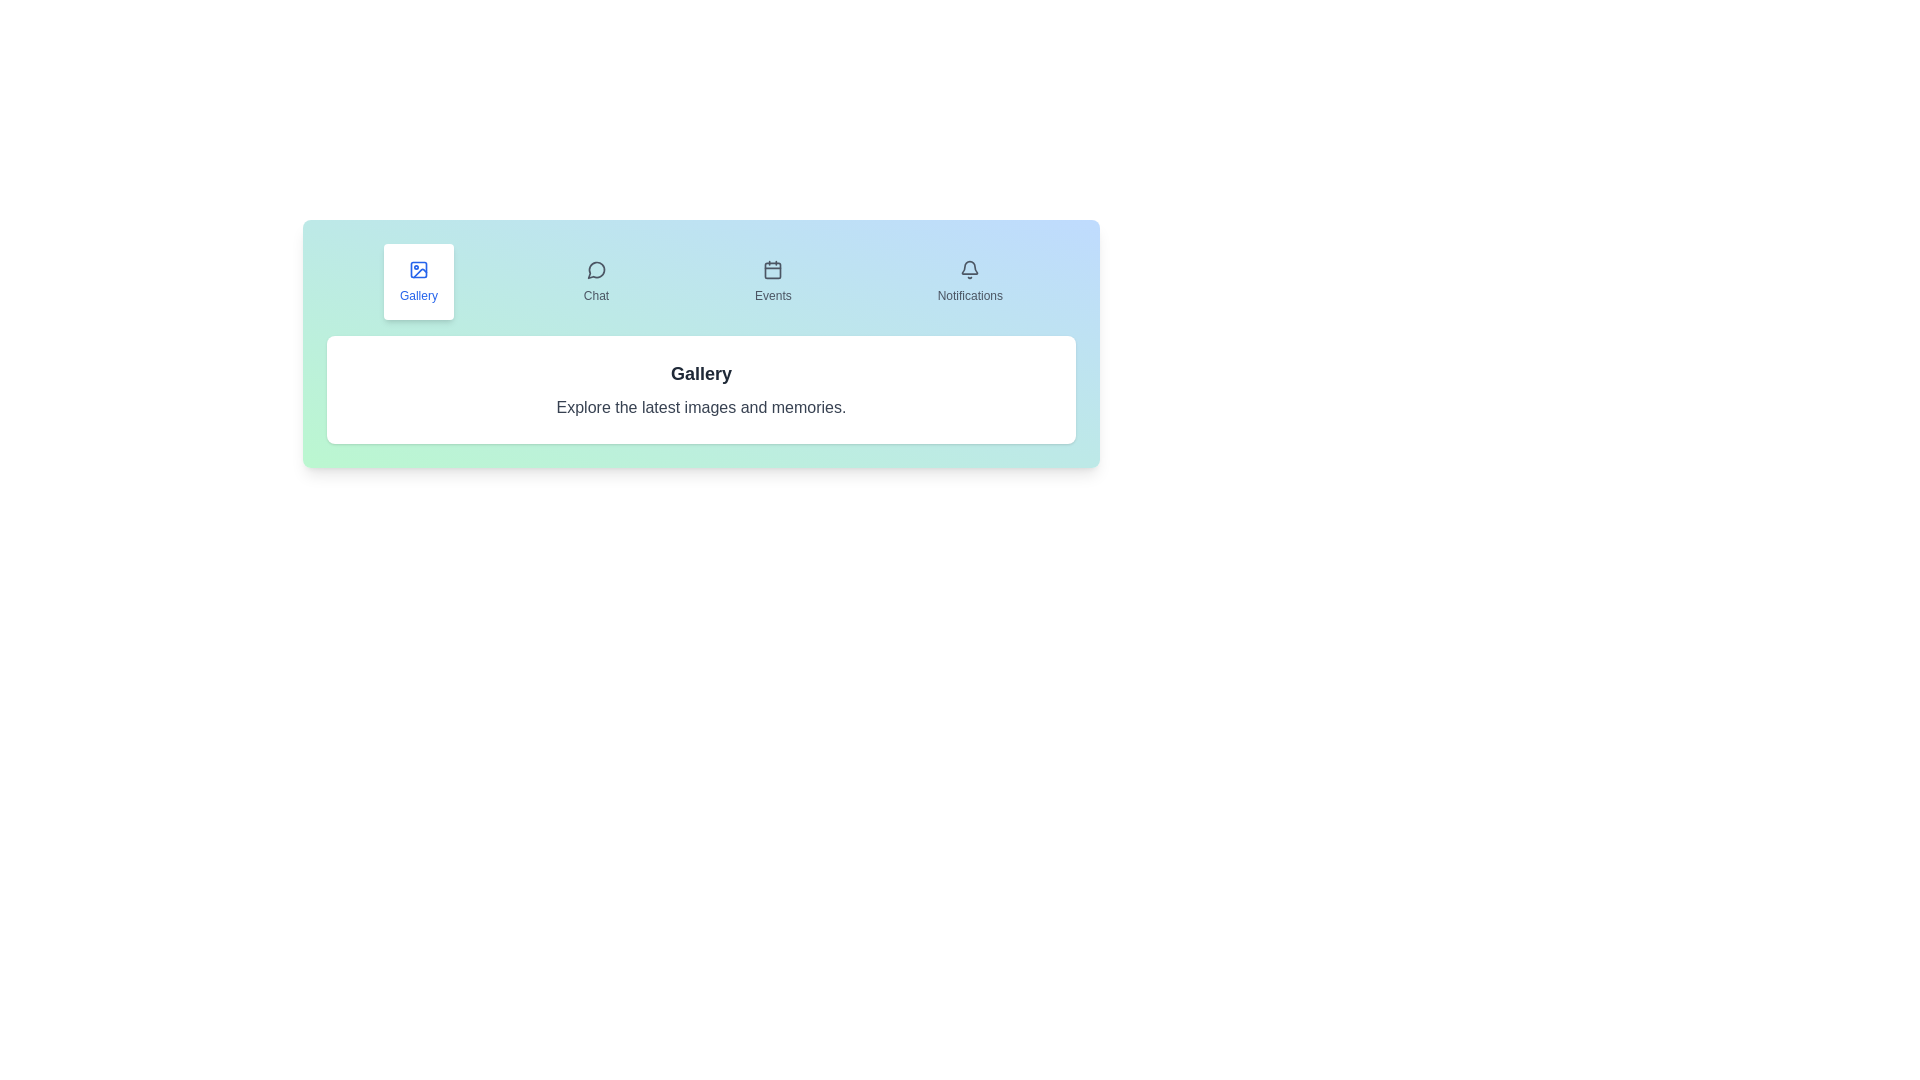 This screenshot has width=1920, height=1080. I want to click on the Notifications tab to display its content, so click(970, 281).